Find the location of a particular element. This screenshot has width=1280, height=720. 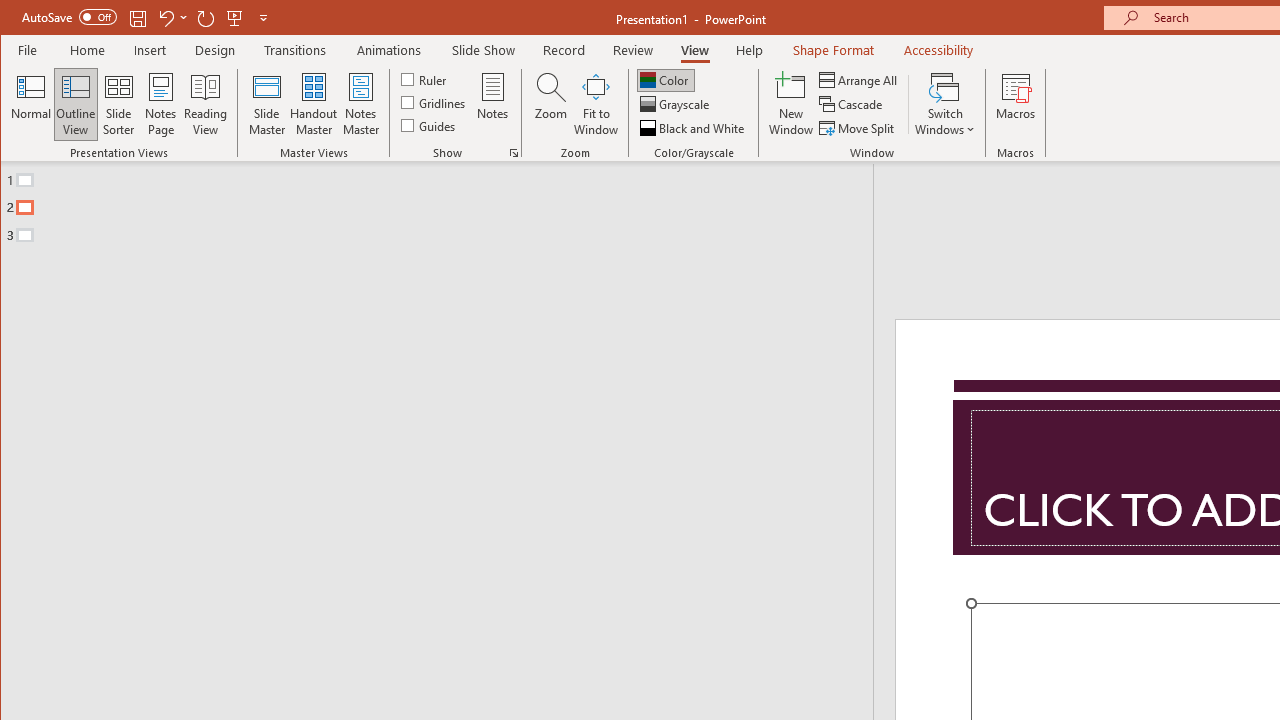

'Customize Quick Access Toolbar' is located at coordinates (262, 17).